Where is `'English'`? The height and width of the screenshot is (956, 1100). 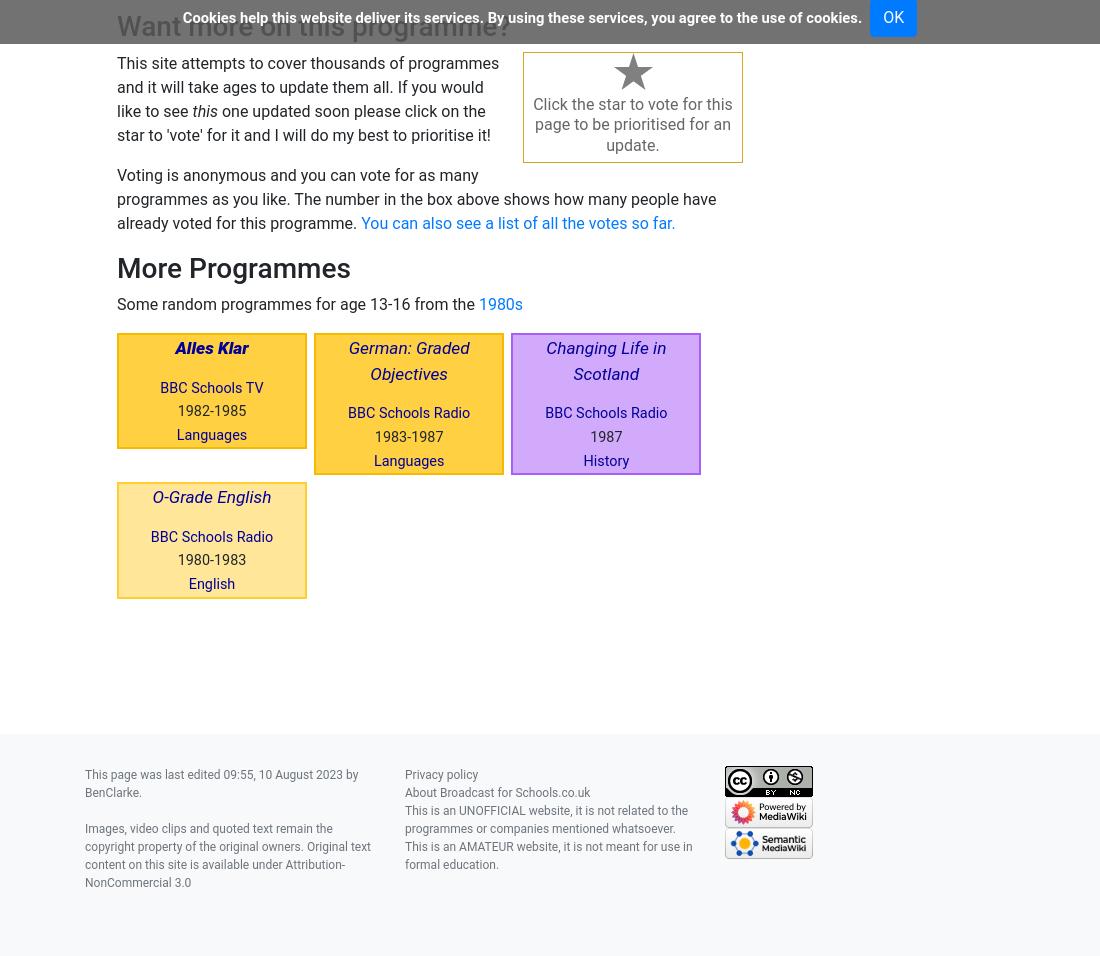 'English' is located at coordinates (211, 582).